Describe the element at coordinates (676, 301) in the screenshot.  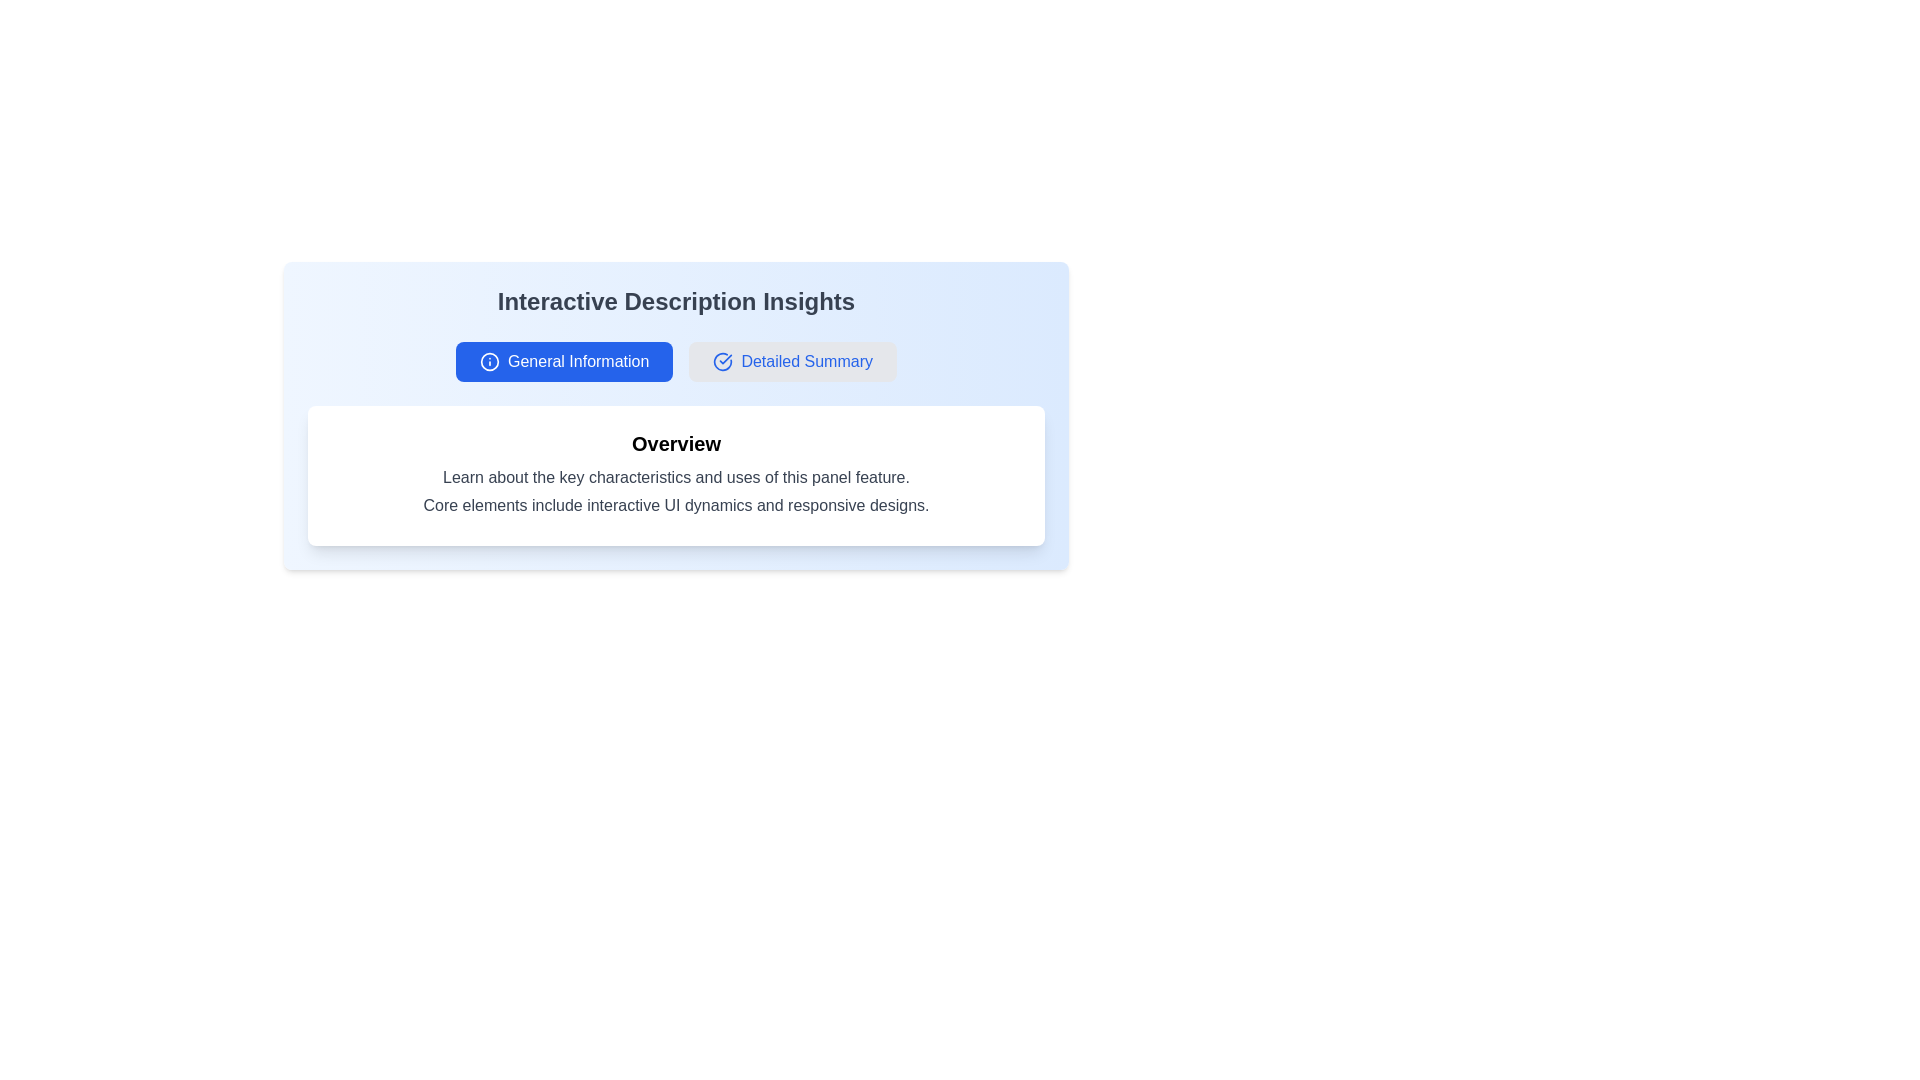
I see `text label heading 'Interactive Description Insights' to understand the section's context` at that location.